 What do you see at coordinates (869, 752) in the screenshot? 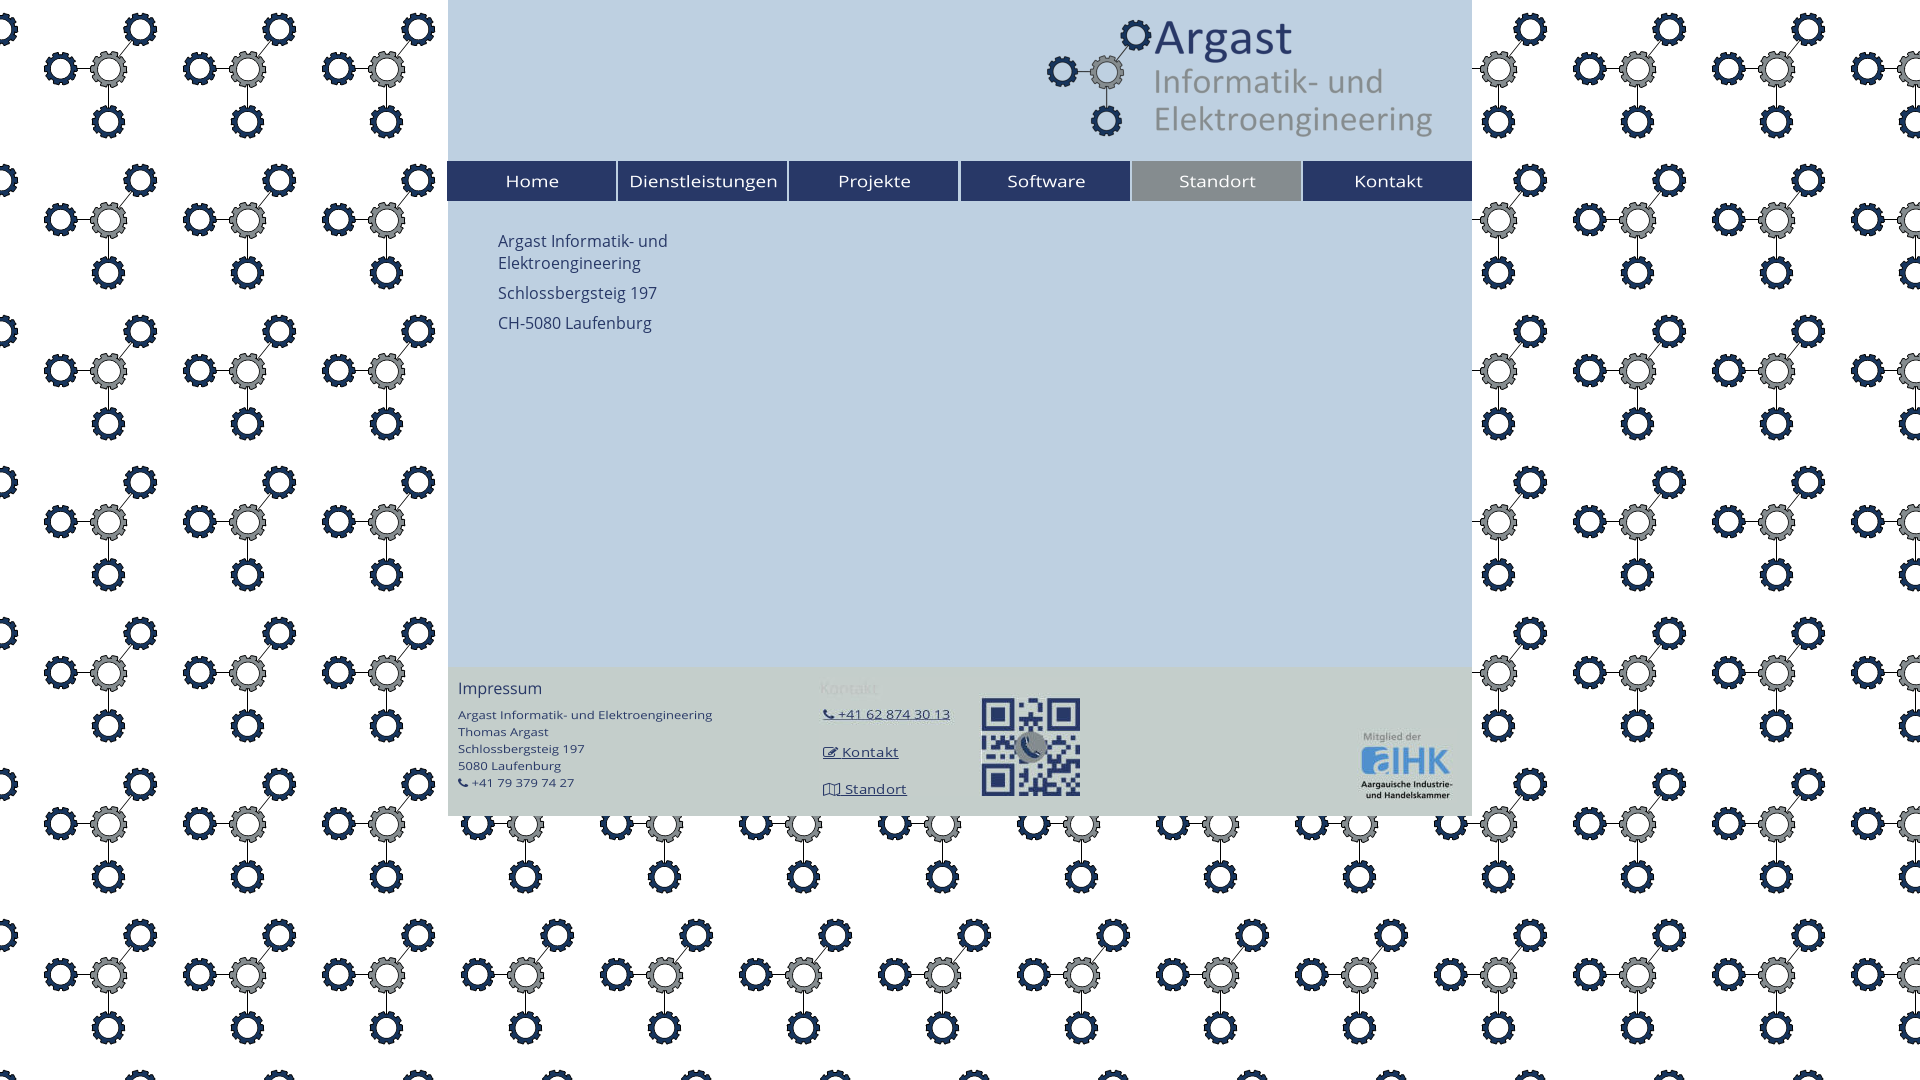
I see `'Kontakt'` at bounding box center [869, 752].